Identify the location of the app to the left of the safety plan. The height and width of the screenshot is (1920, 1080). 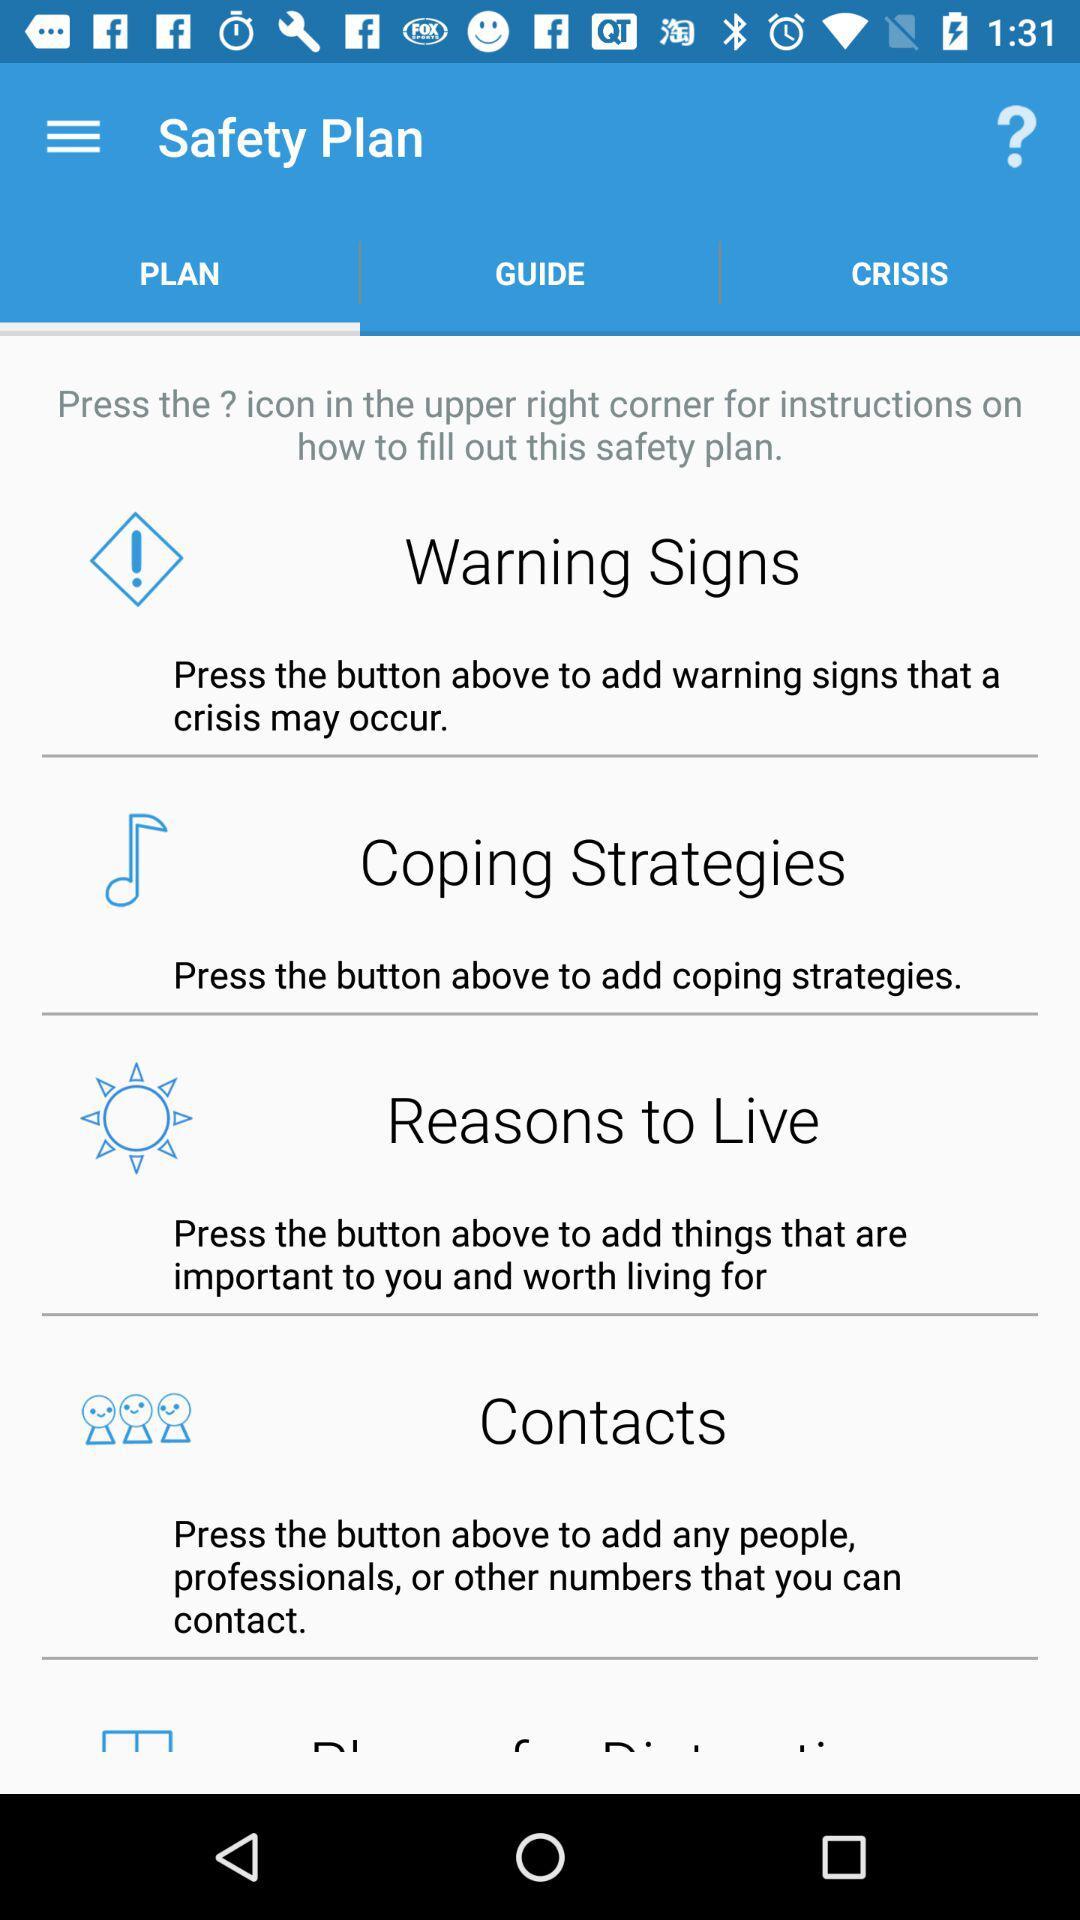
(72, 135).